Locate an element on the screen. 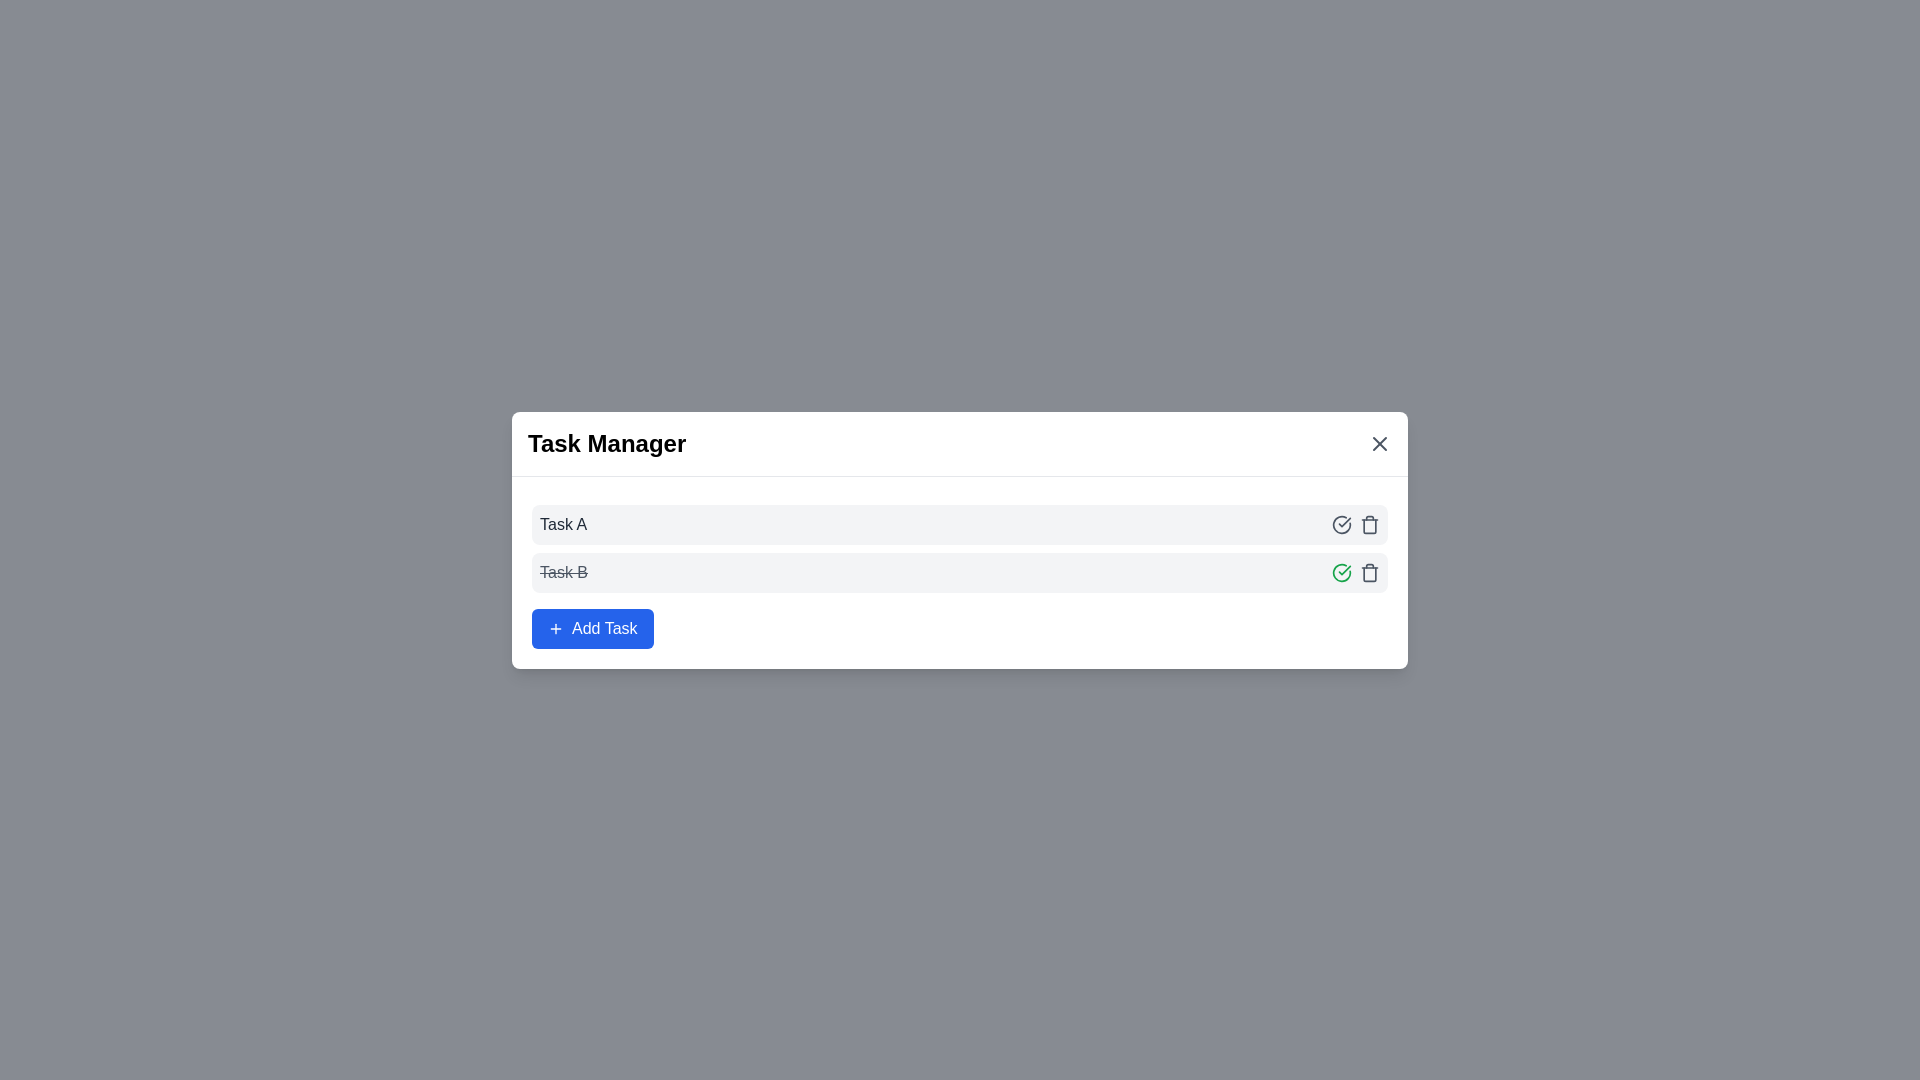 Image resolution: width=1920 pixels, height=1080 pixels. the trash can icon button located in the bottom right corner of the task row labeled 'Task A' is located at coordinates (1368, 572).